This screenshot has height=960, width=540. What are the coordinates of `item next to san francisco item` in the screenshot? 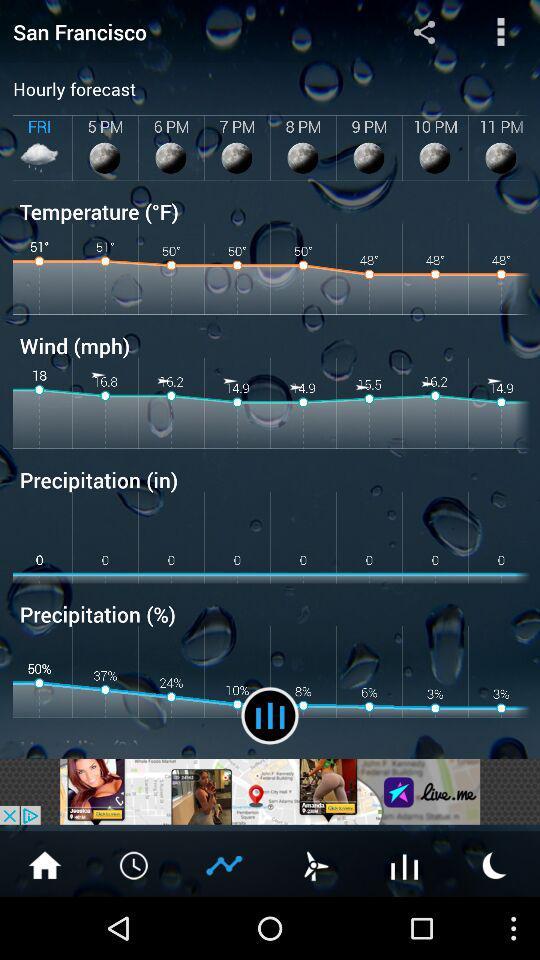 It's located at (423, 30).